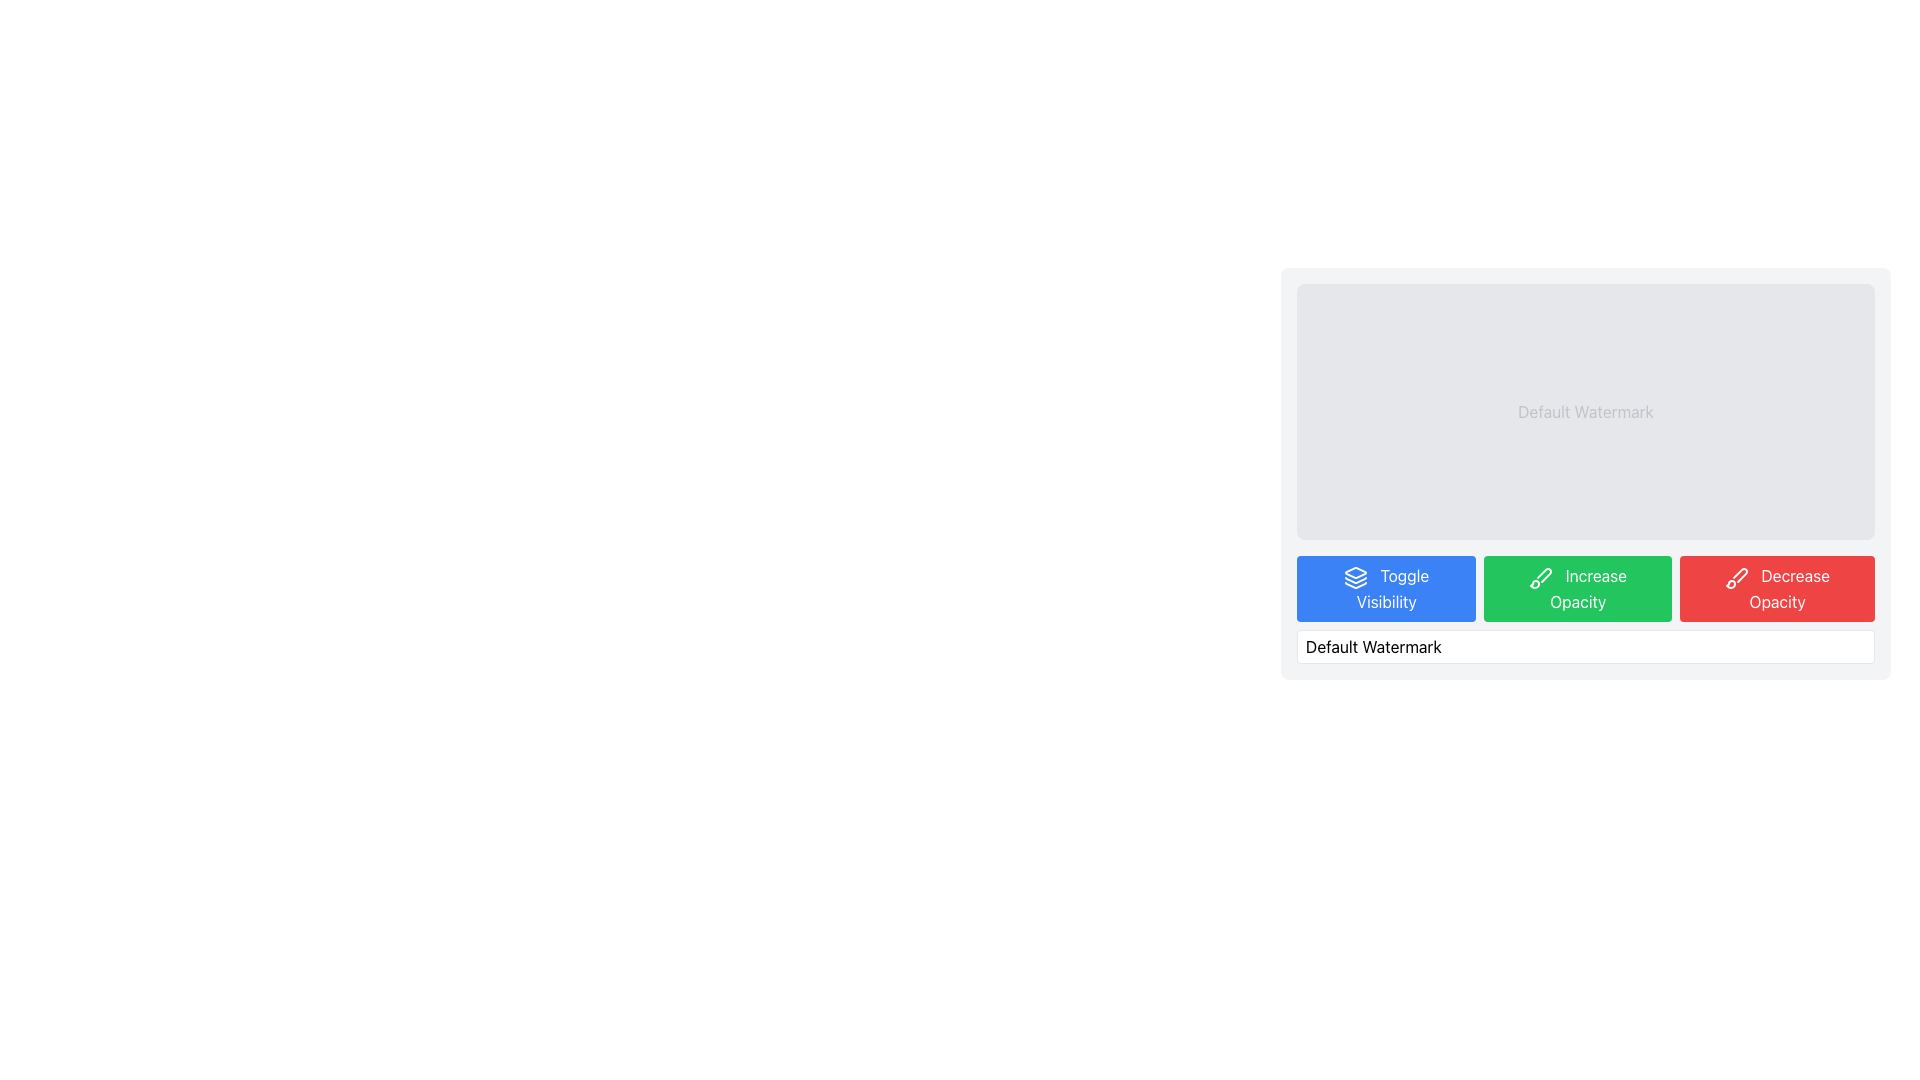  What do you see at coordinates (1777, 587) in the screenshot?
I see `the red button labeled 'Decrease Opacity' located in the bottom-right portion of the interface to decrease opacity` at bounding box center [1777, 587].